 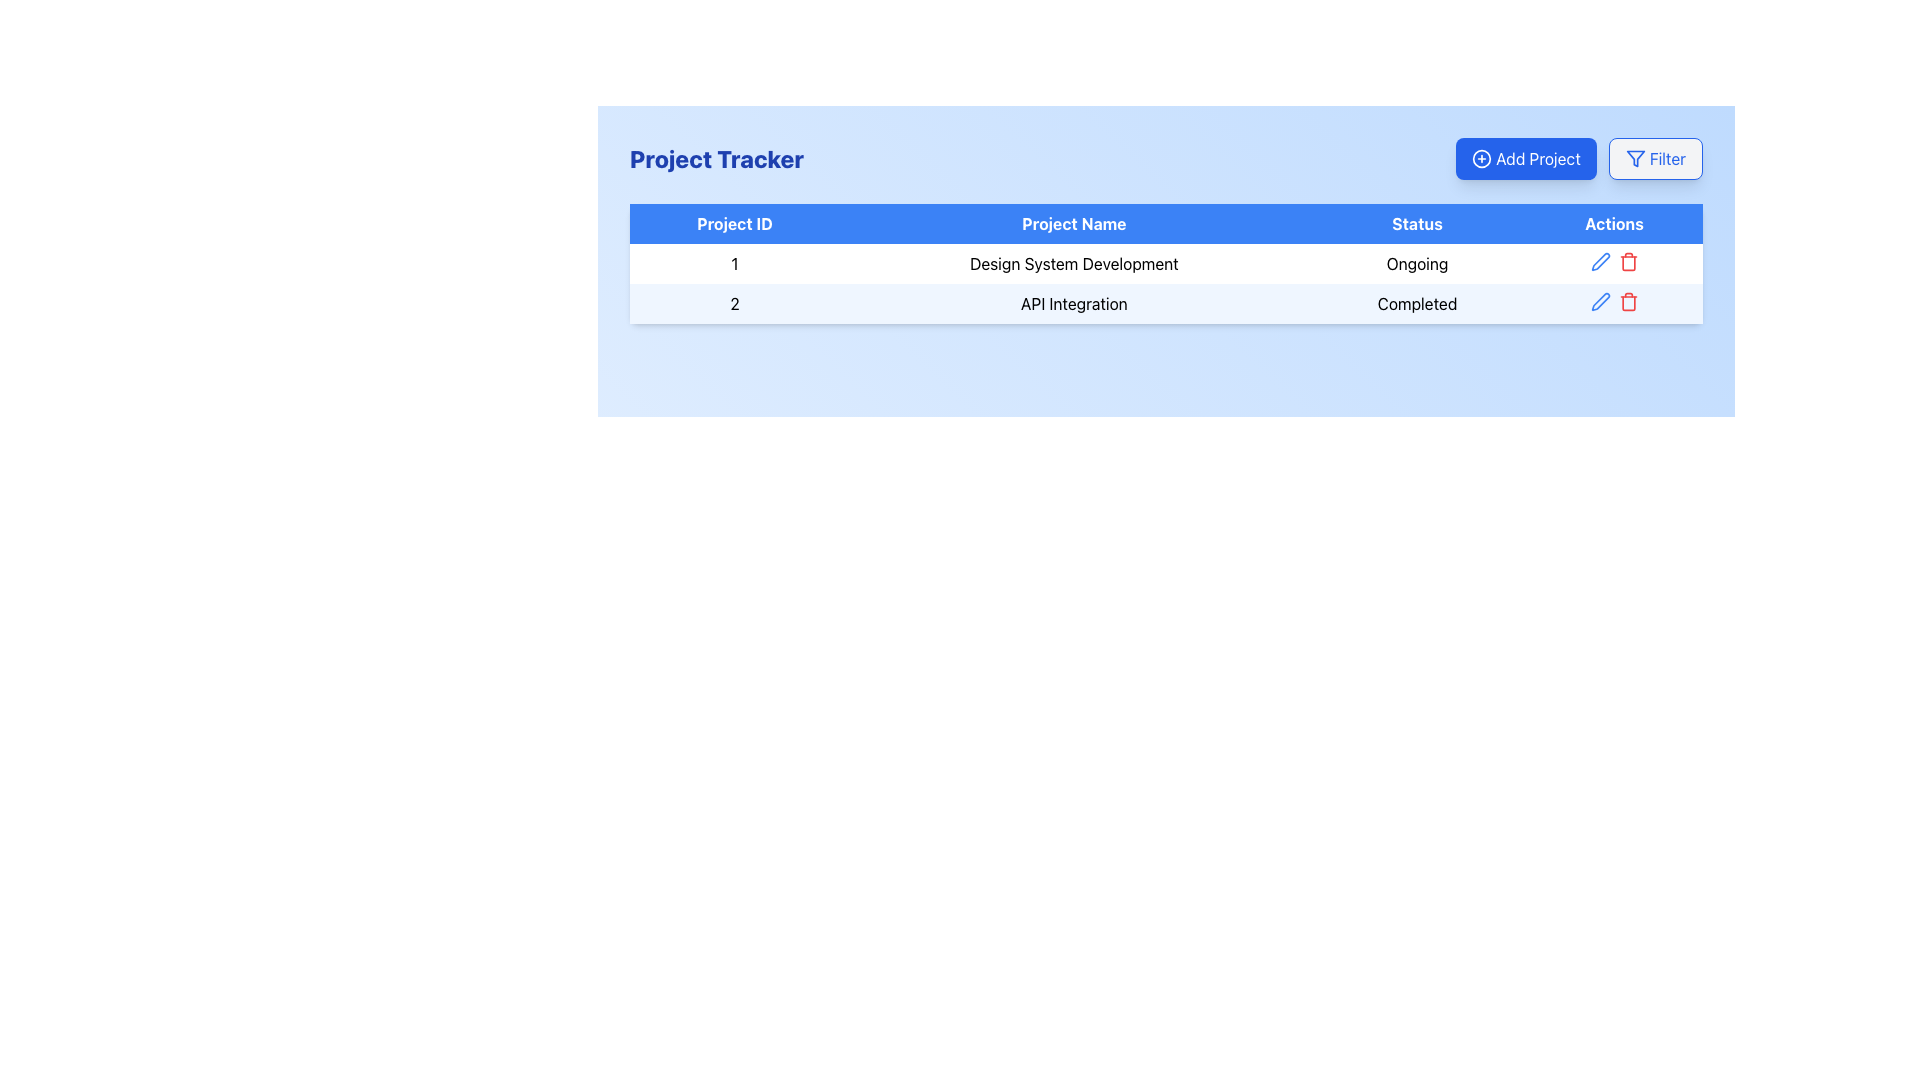 What do you see at coordinates (733, 223) in the screenshot?
I see `text of the 'Project ID' text label, which has a blue background and white centered text, located at the top-left corner of the grid panel` at bounding box center [733, 223].